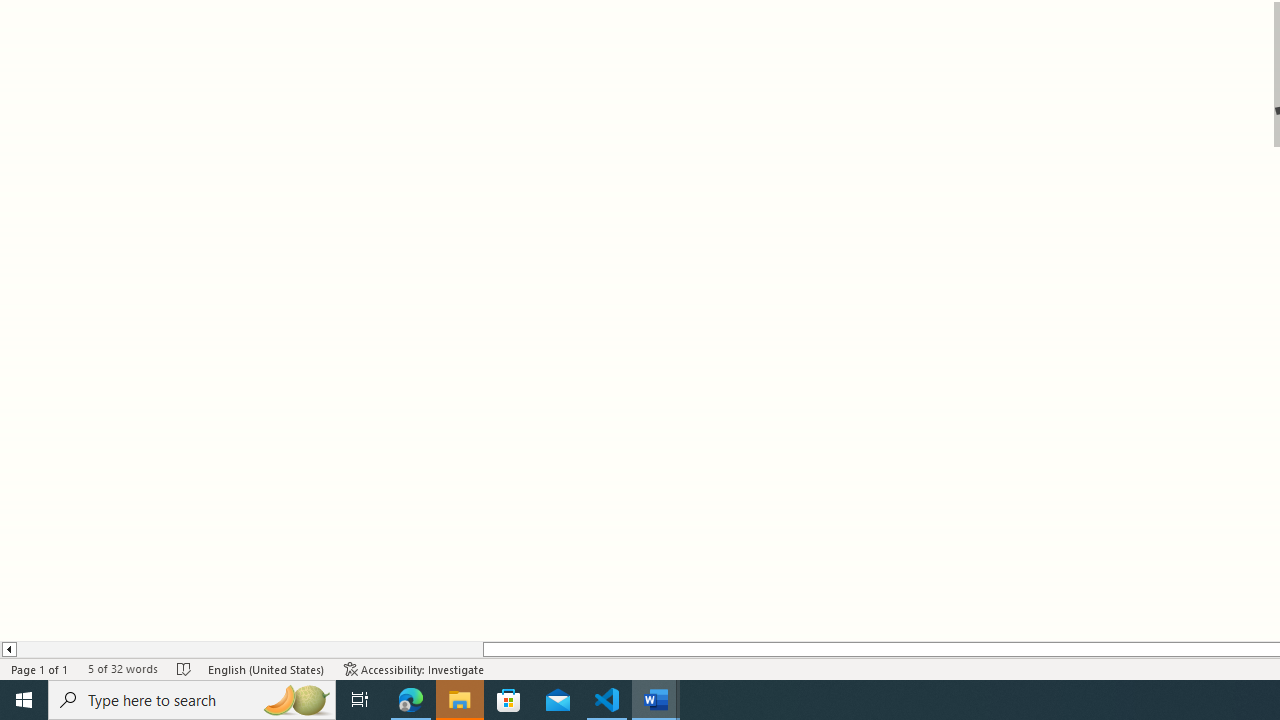  Describe the element at coordinates (121, 669) in the screenshot. I see `'Word Count 5 of 32 words'` at that location.